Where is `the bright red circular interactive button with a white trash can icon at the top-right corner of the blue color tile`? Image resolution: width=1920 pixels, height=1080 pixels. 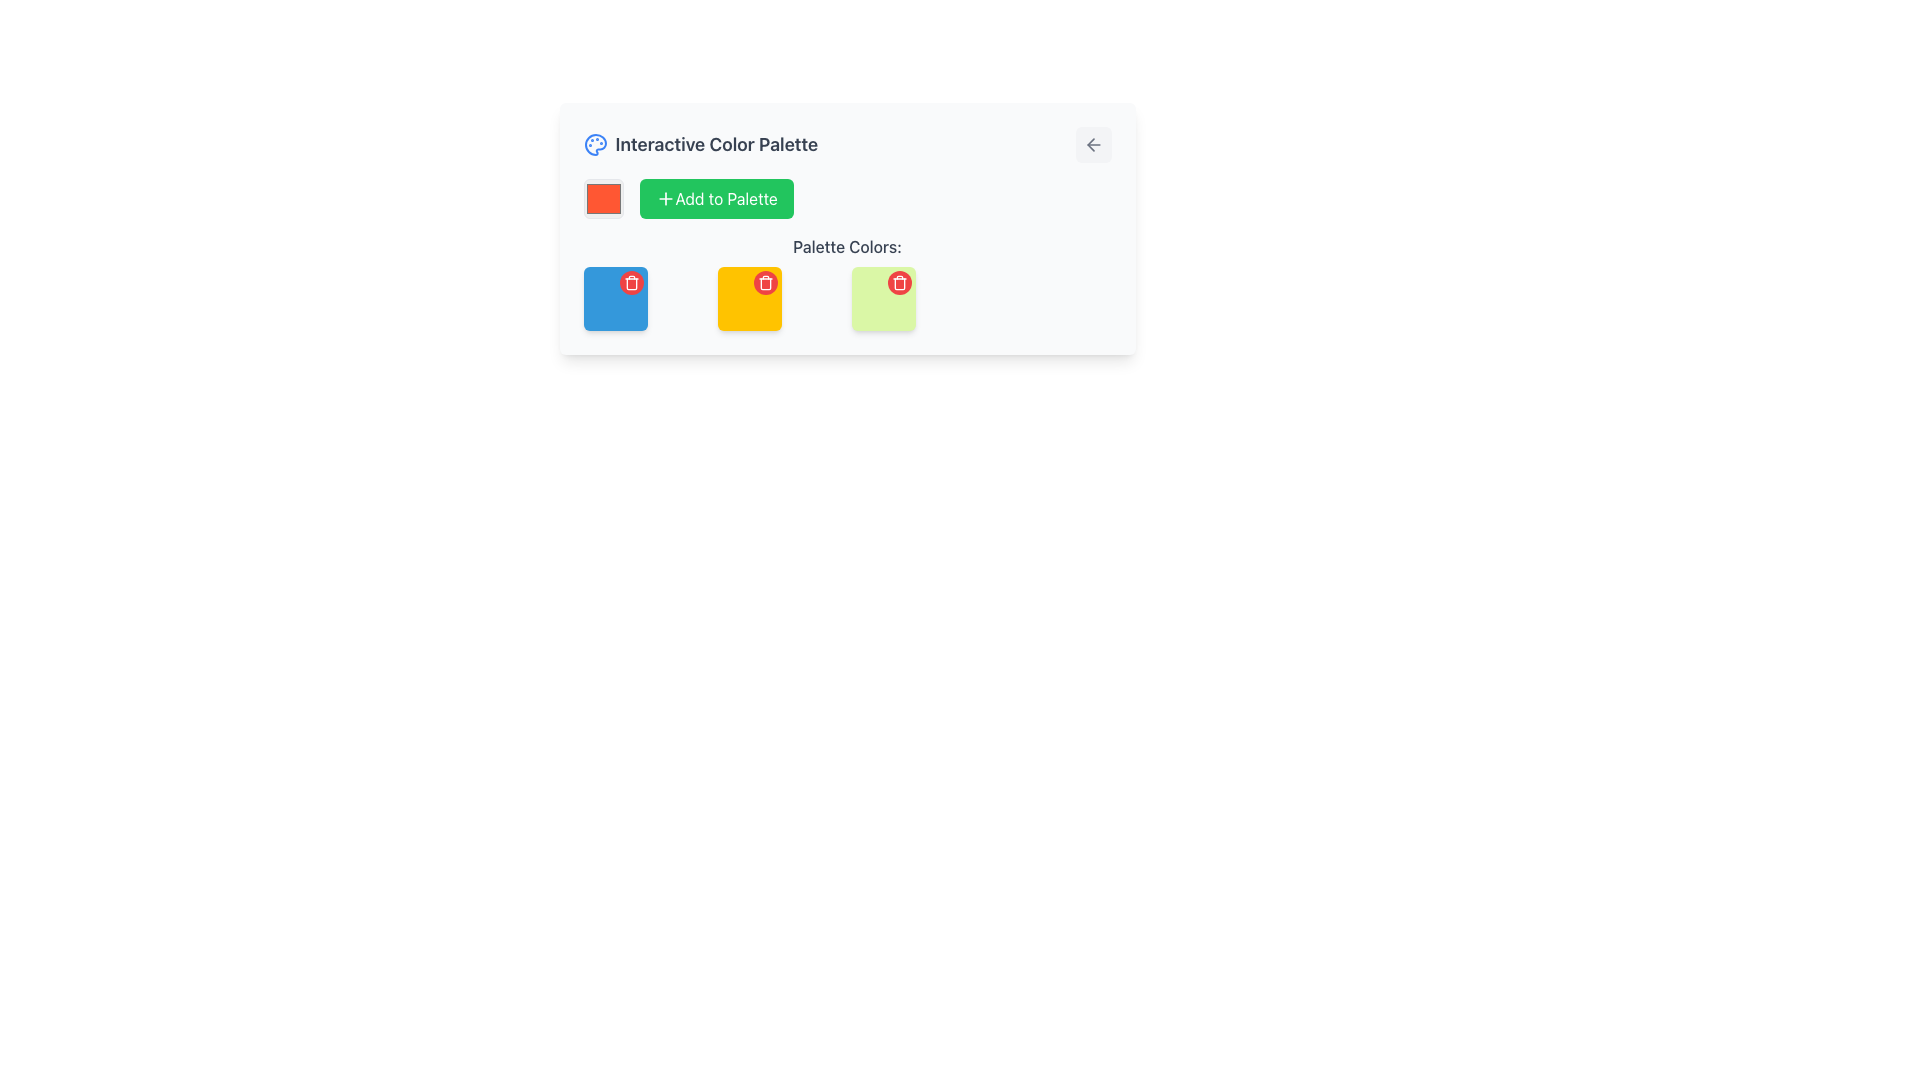
the bright red circular interactive button with a white trash can icon at the top-right corner of the blue color tile is located at coordinates (630, 282).